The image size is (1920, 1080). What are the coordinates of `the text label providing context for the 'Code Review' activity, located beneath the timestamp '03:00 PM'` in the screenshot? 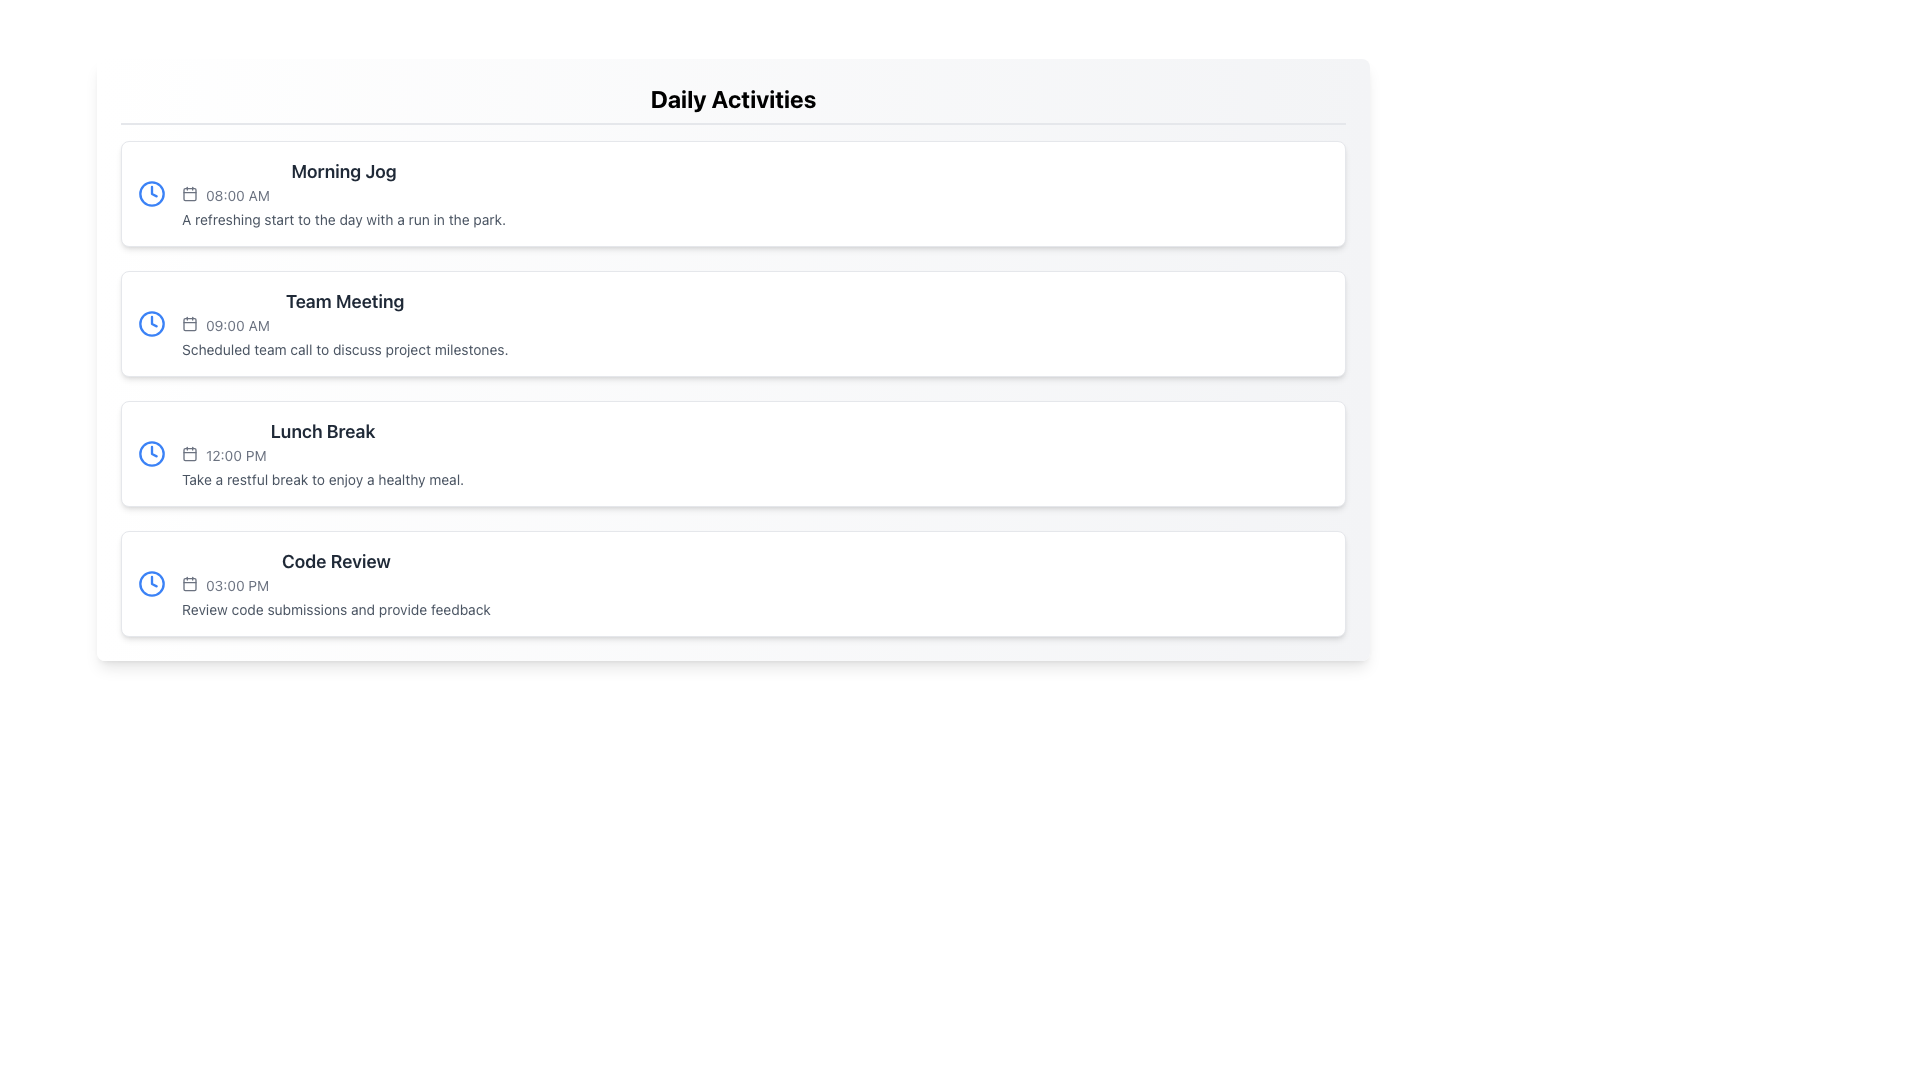 It's located at (336, 608).